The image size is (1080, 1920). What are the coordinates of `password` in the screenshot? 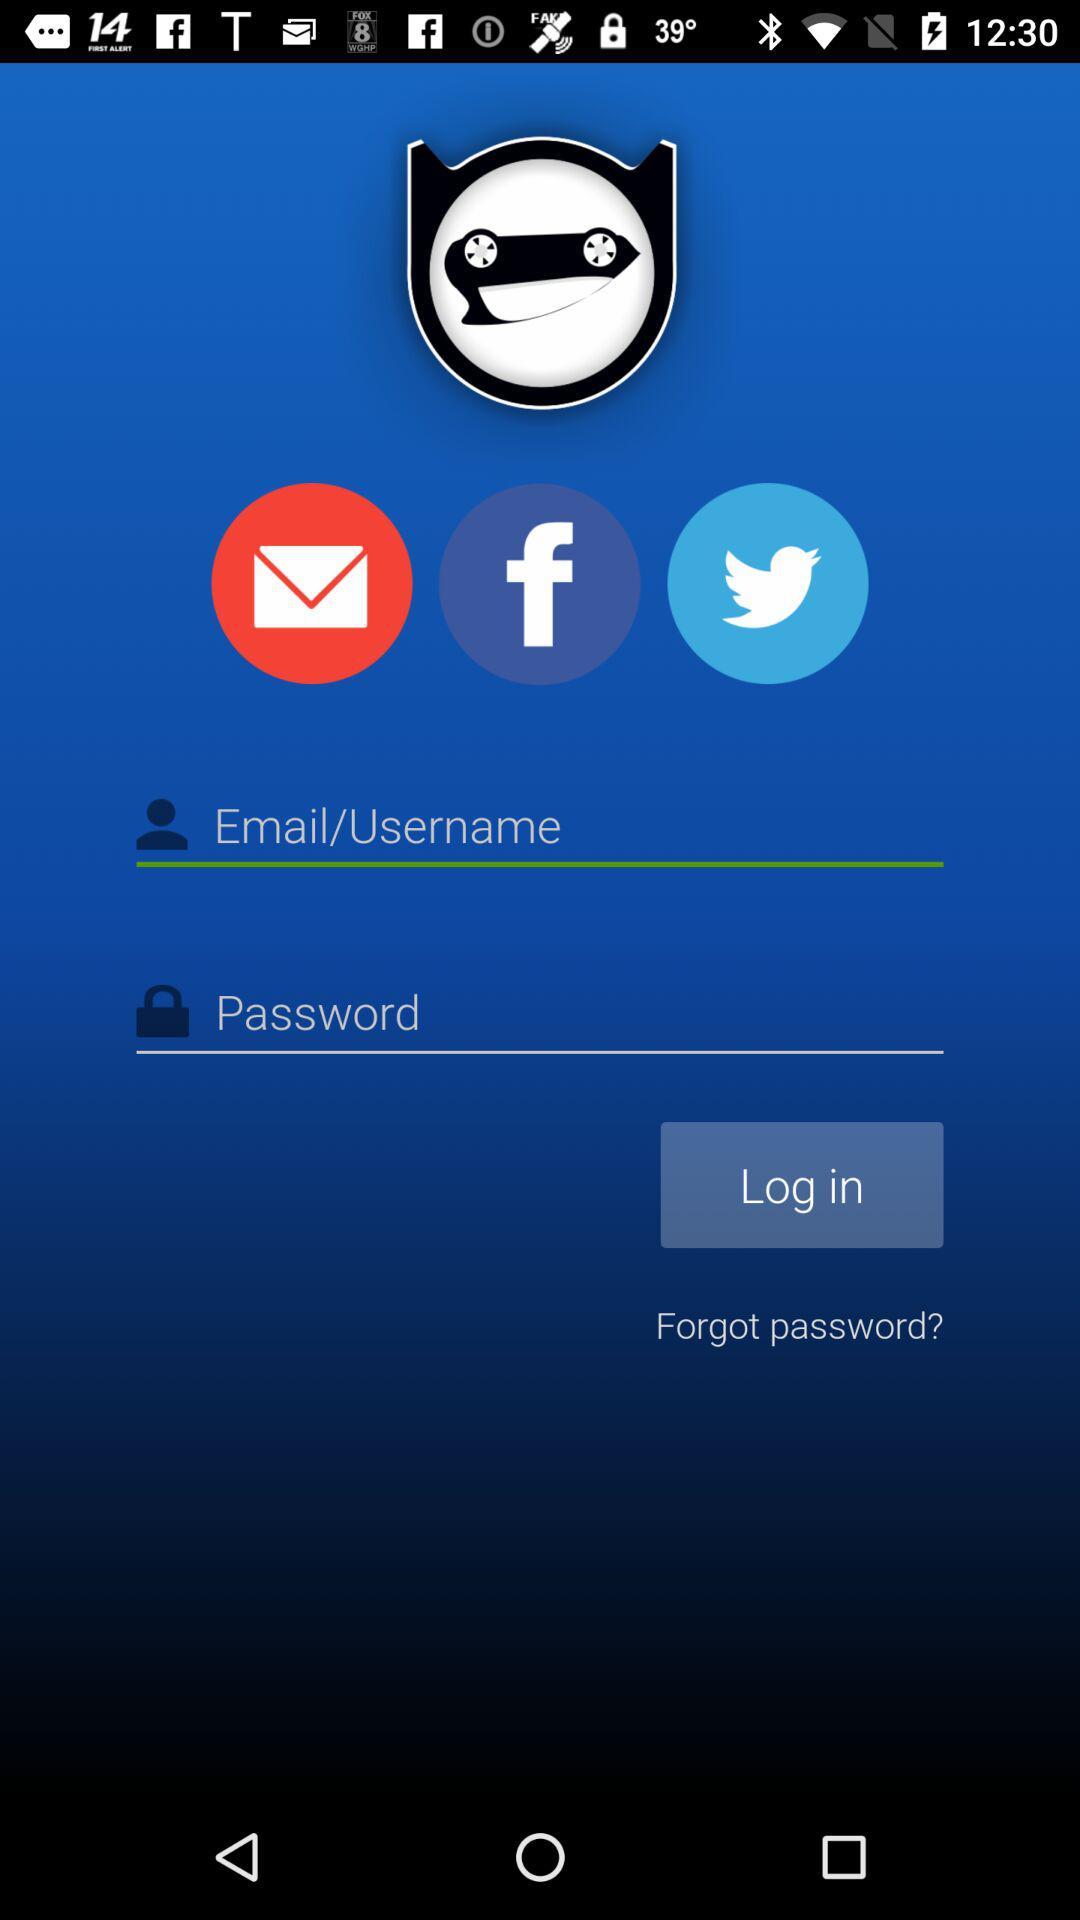 It's located at (540, 1015).